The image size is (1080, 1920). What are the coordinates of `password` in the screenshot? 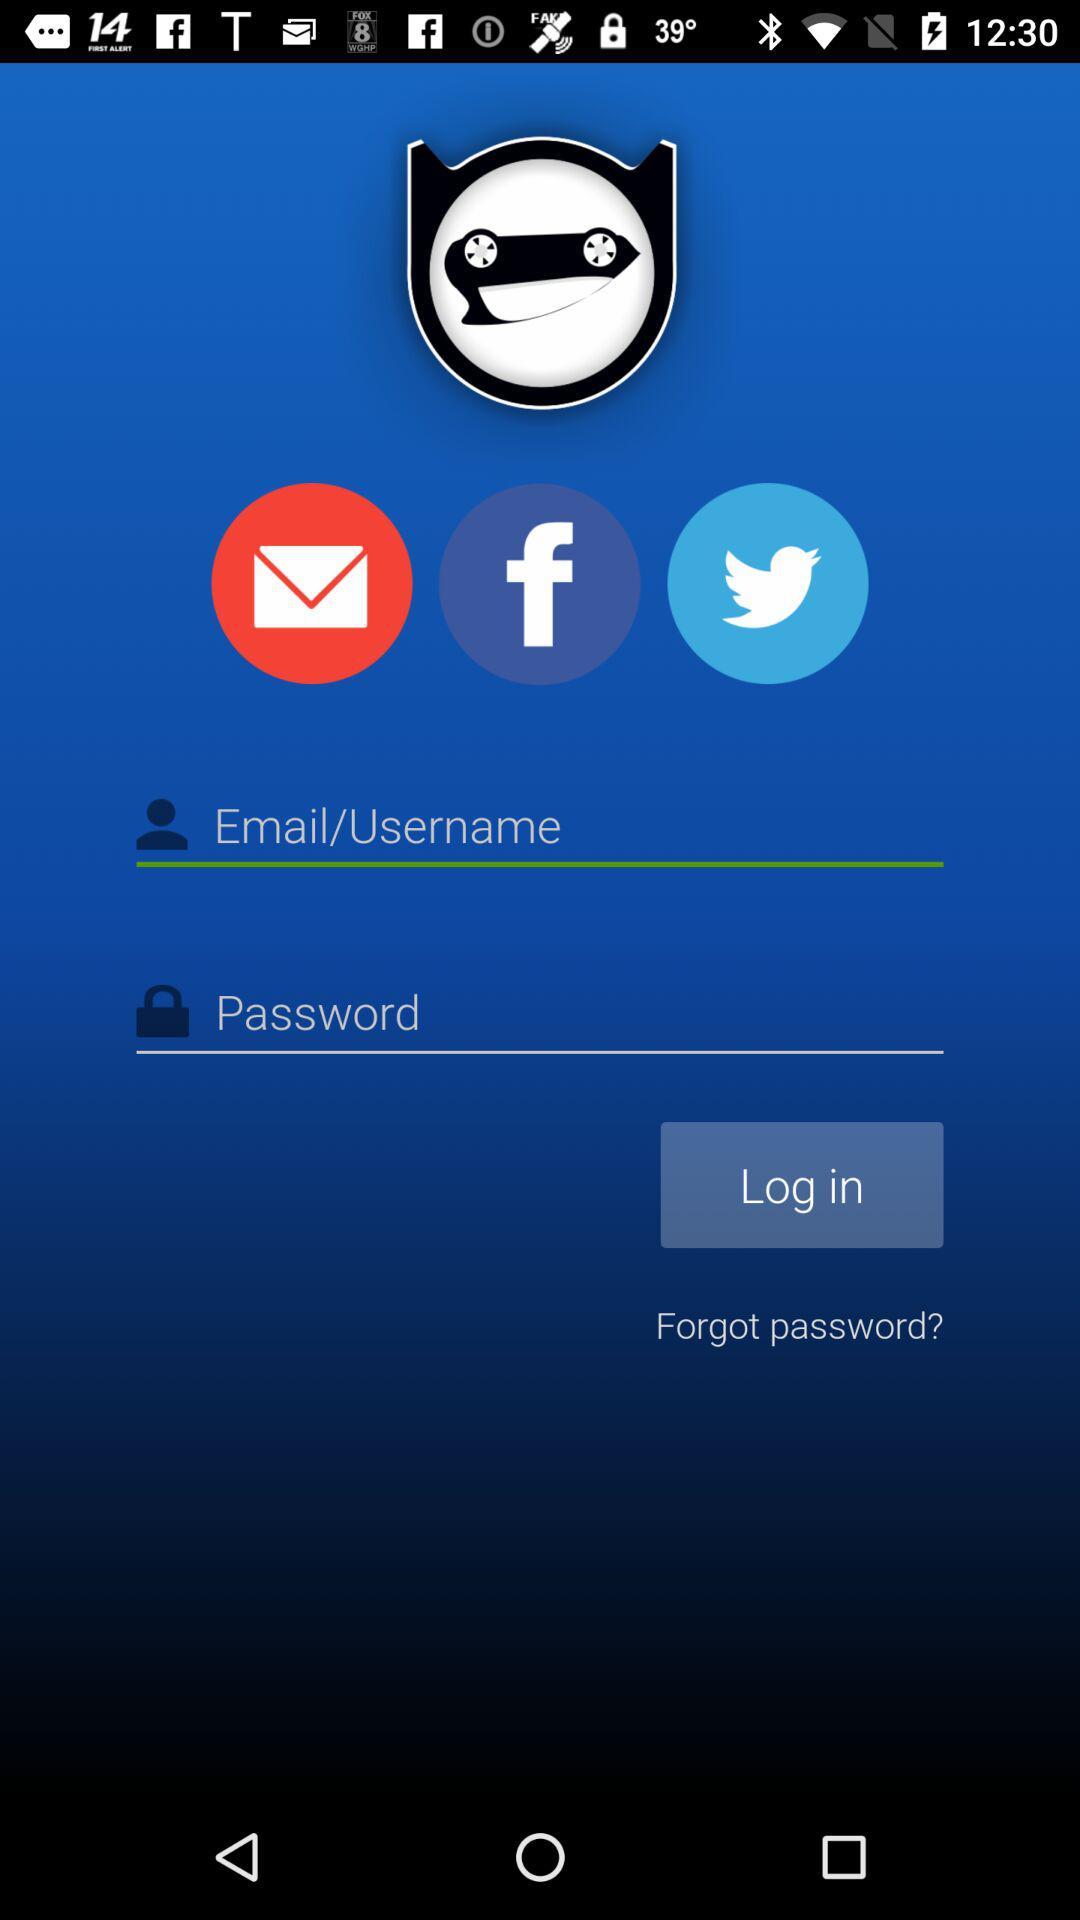 It's located at (540, 1015).